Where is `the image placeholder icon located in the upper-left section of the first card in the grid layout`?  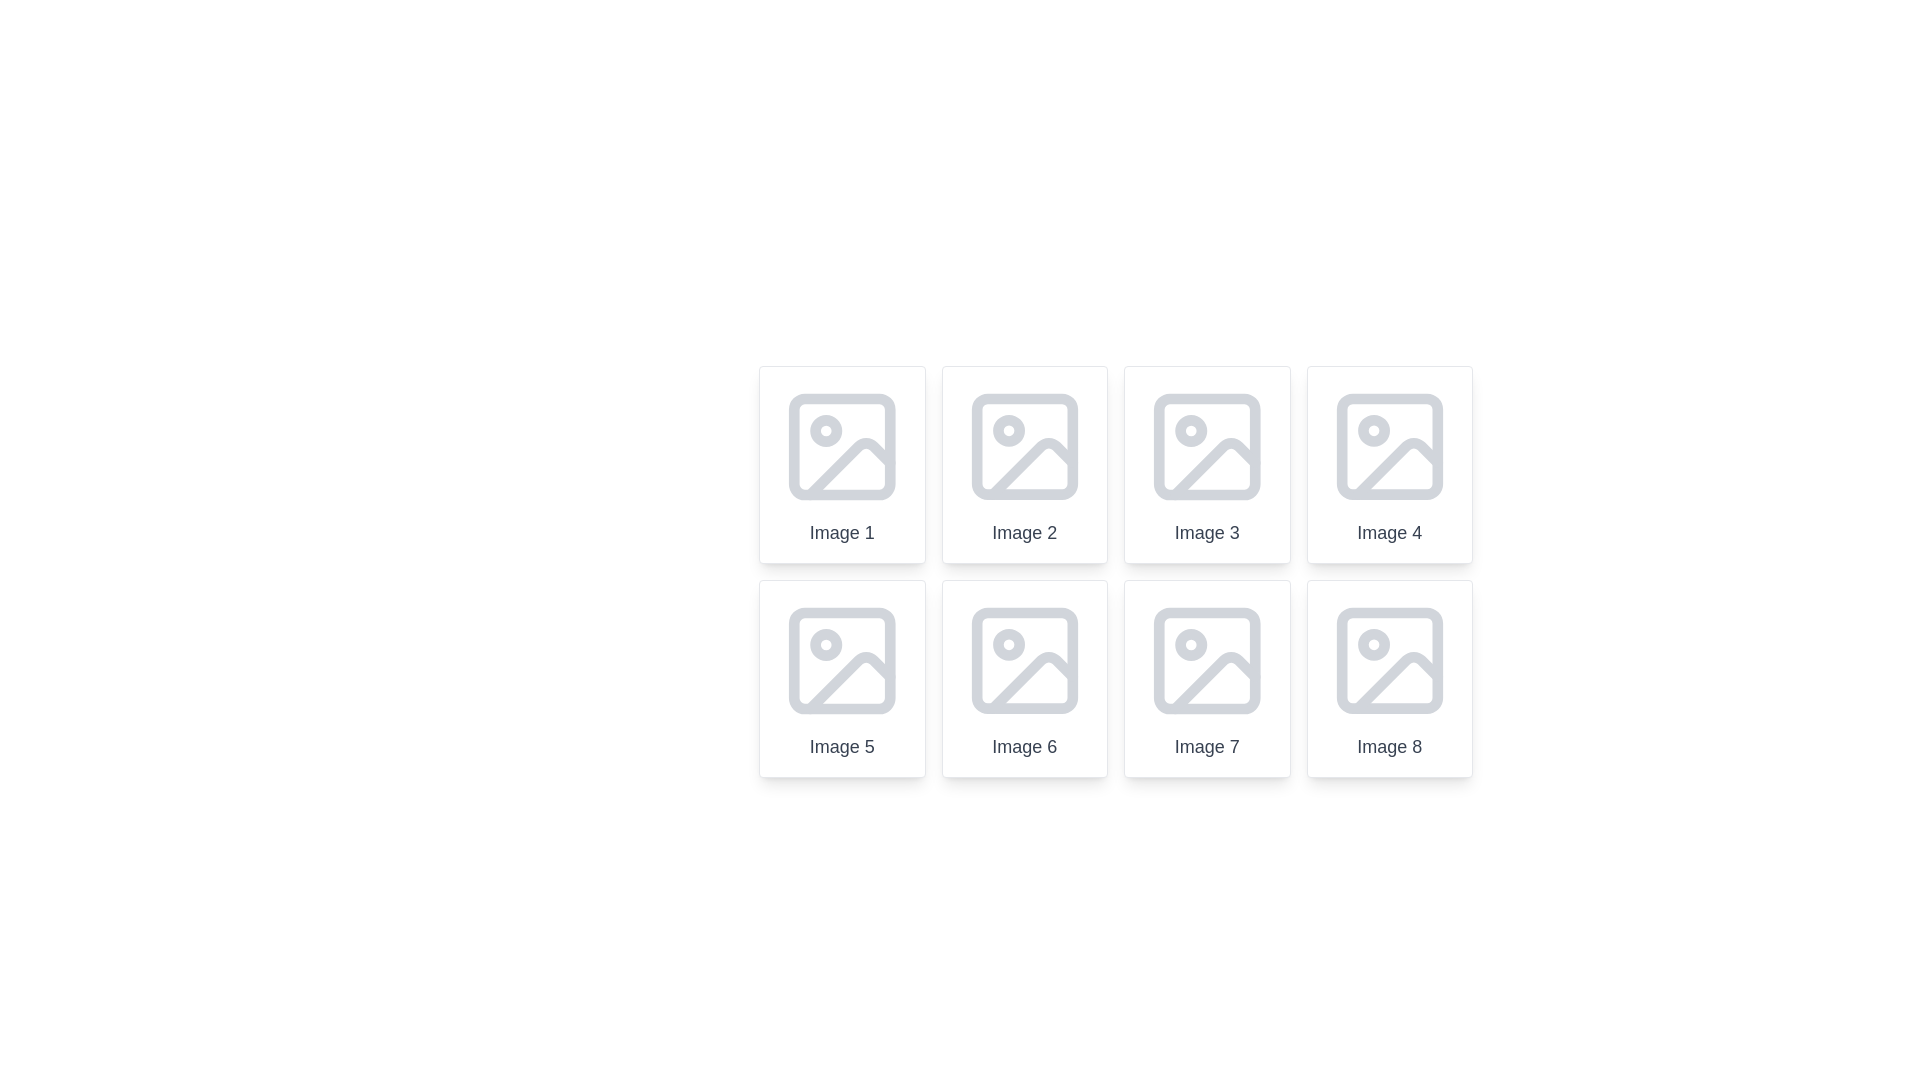 the image placeholder icon located in the upper-left section of the first card in the grid layout is located at coordinates (842, 446).